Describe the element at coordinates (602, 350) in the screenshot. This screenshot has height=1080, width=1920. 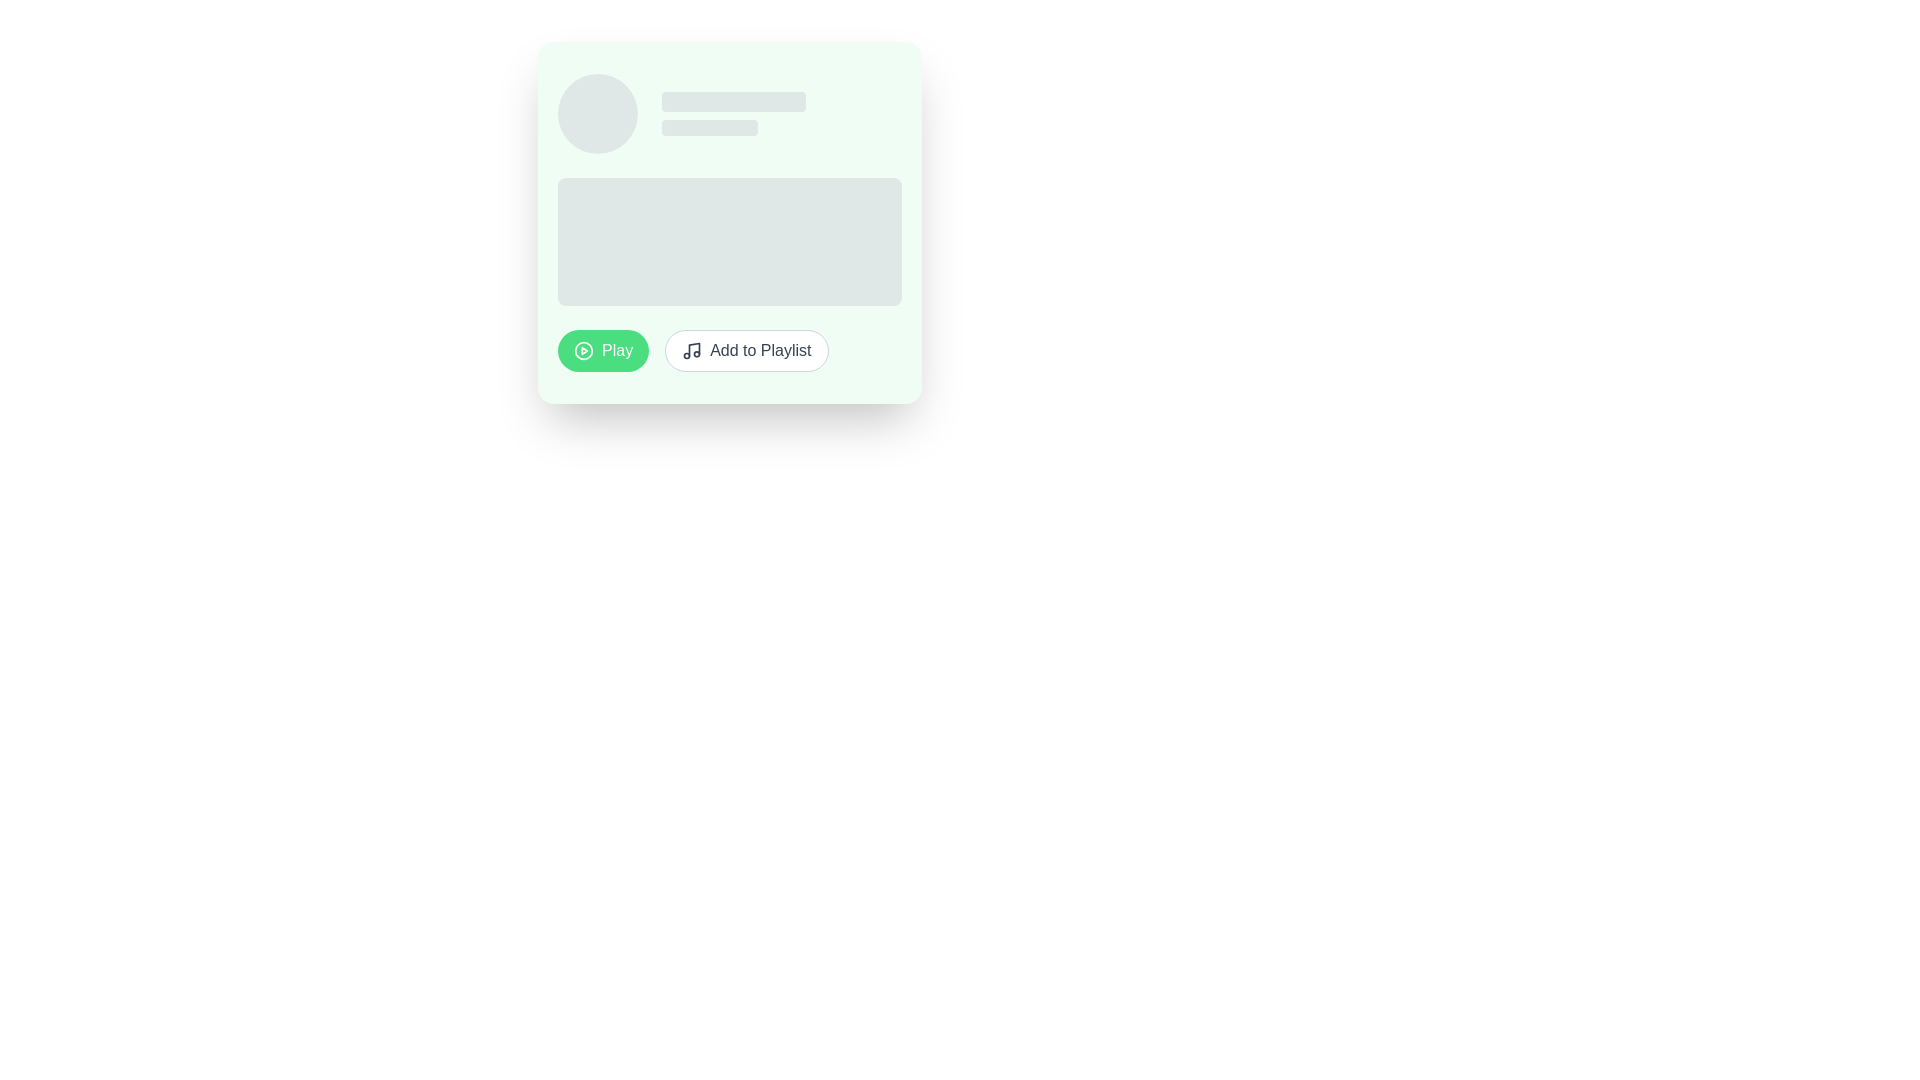
I see `the playback button located at the lower-left side of the interface to initiate media playback` at that location.